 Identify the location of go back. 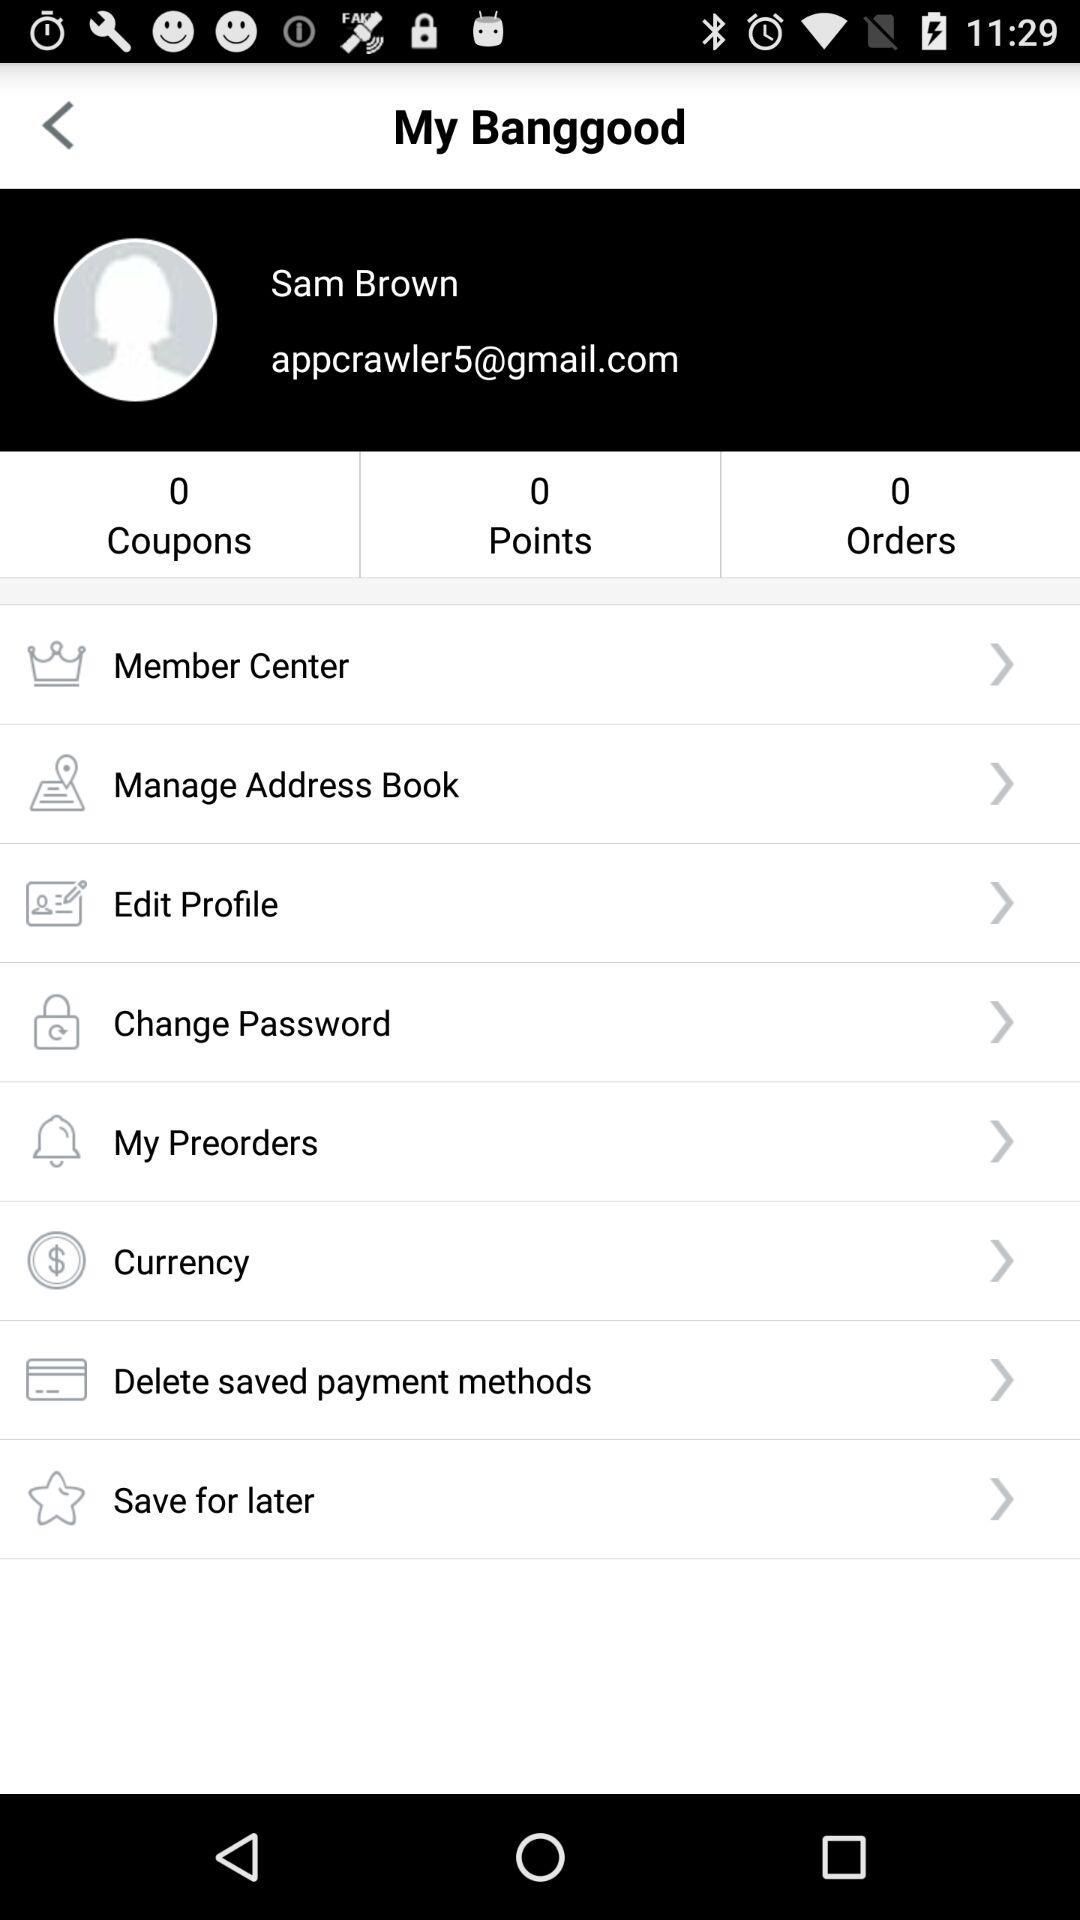
(56, 124).